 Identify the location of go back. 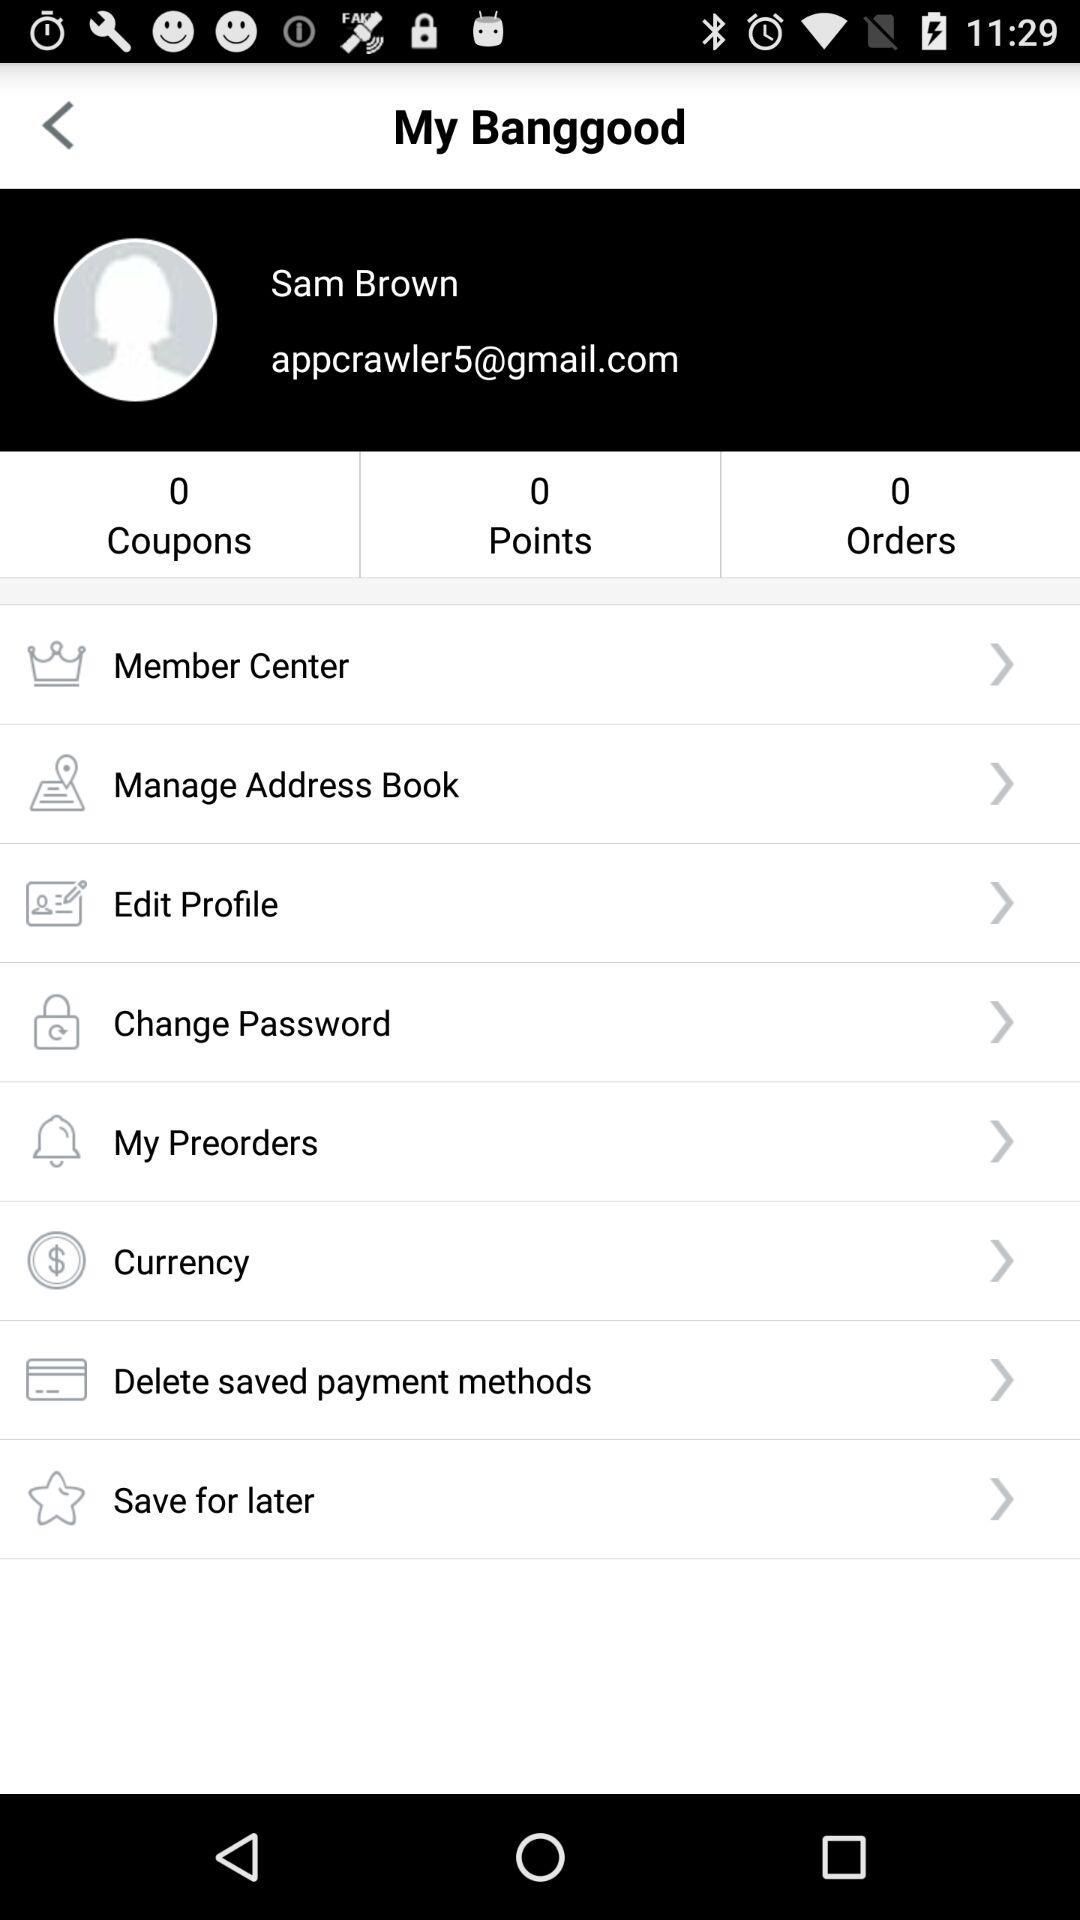
(56, 124).